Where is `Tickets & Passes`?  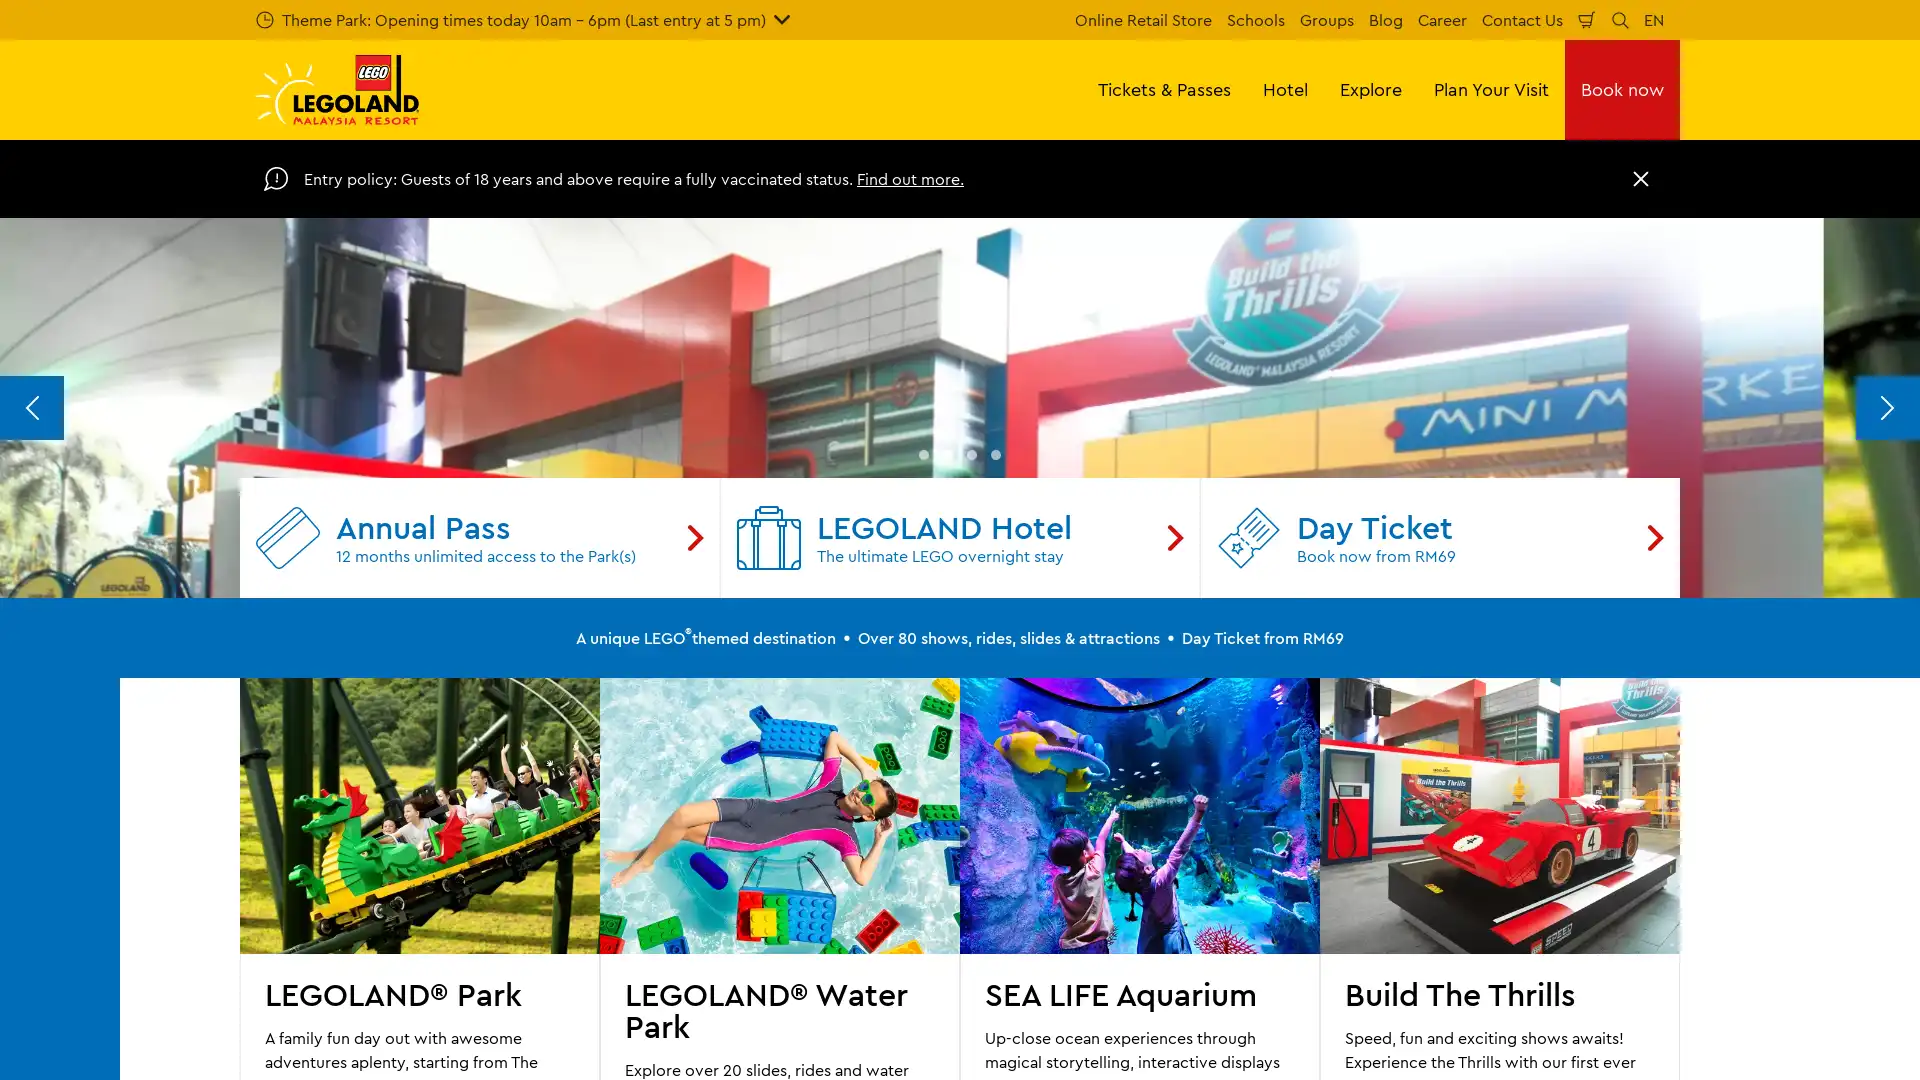 Tickets & Passes is located at coordinates (1164, 88).